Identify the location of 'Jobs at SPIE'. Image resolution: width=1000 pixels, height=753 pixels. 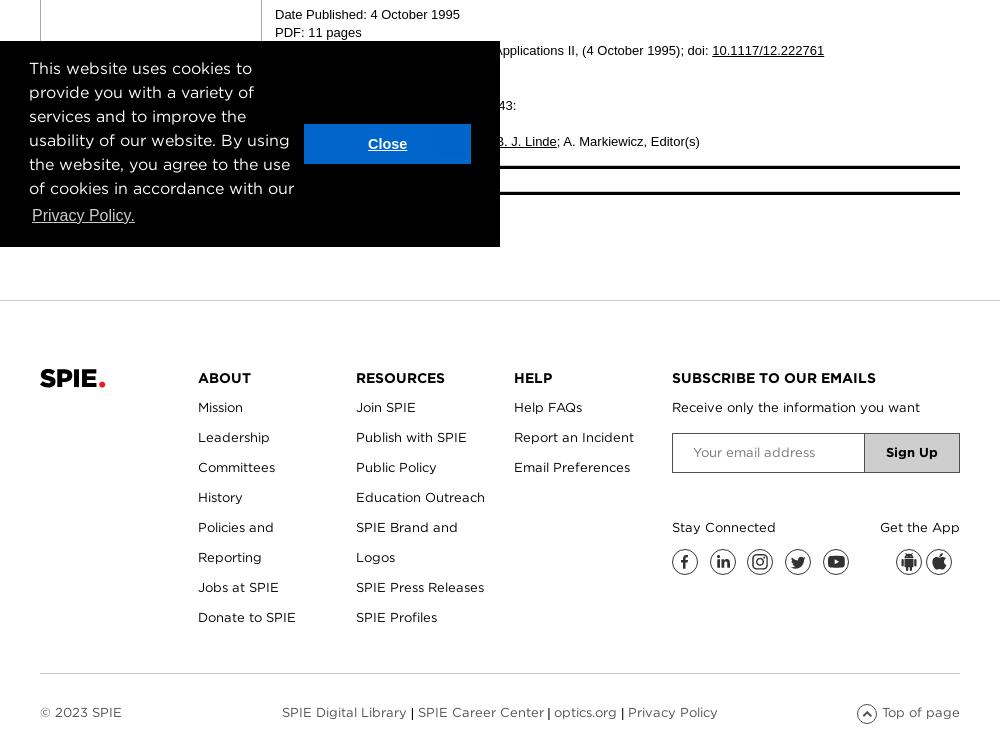
(197, 586).